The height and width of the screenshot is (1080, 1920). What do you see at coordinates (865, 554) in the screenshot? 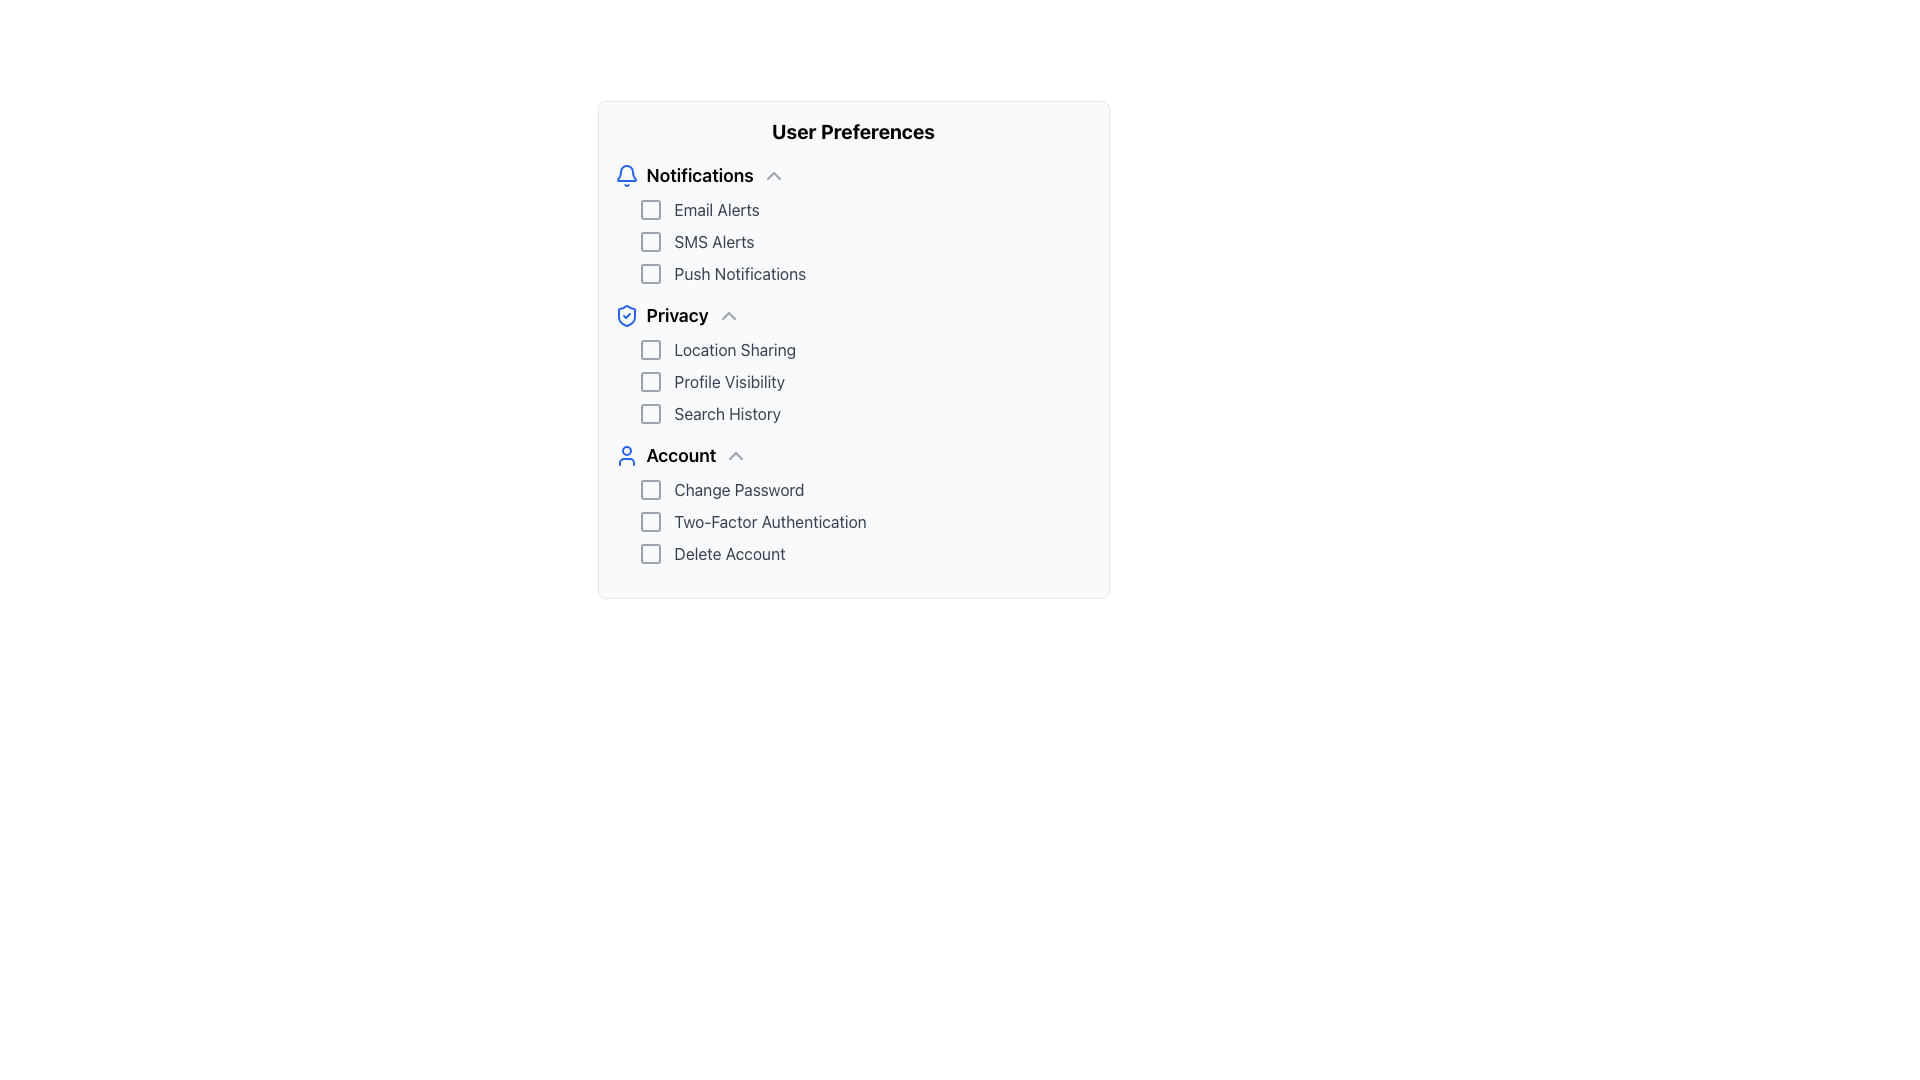
I see `the 'Delete Account' checkbox` at bounding box center [865, 554].